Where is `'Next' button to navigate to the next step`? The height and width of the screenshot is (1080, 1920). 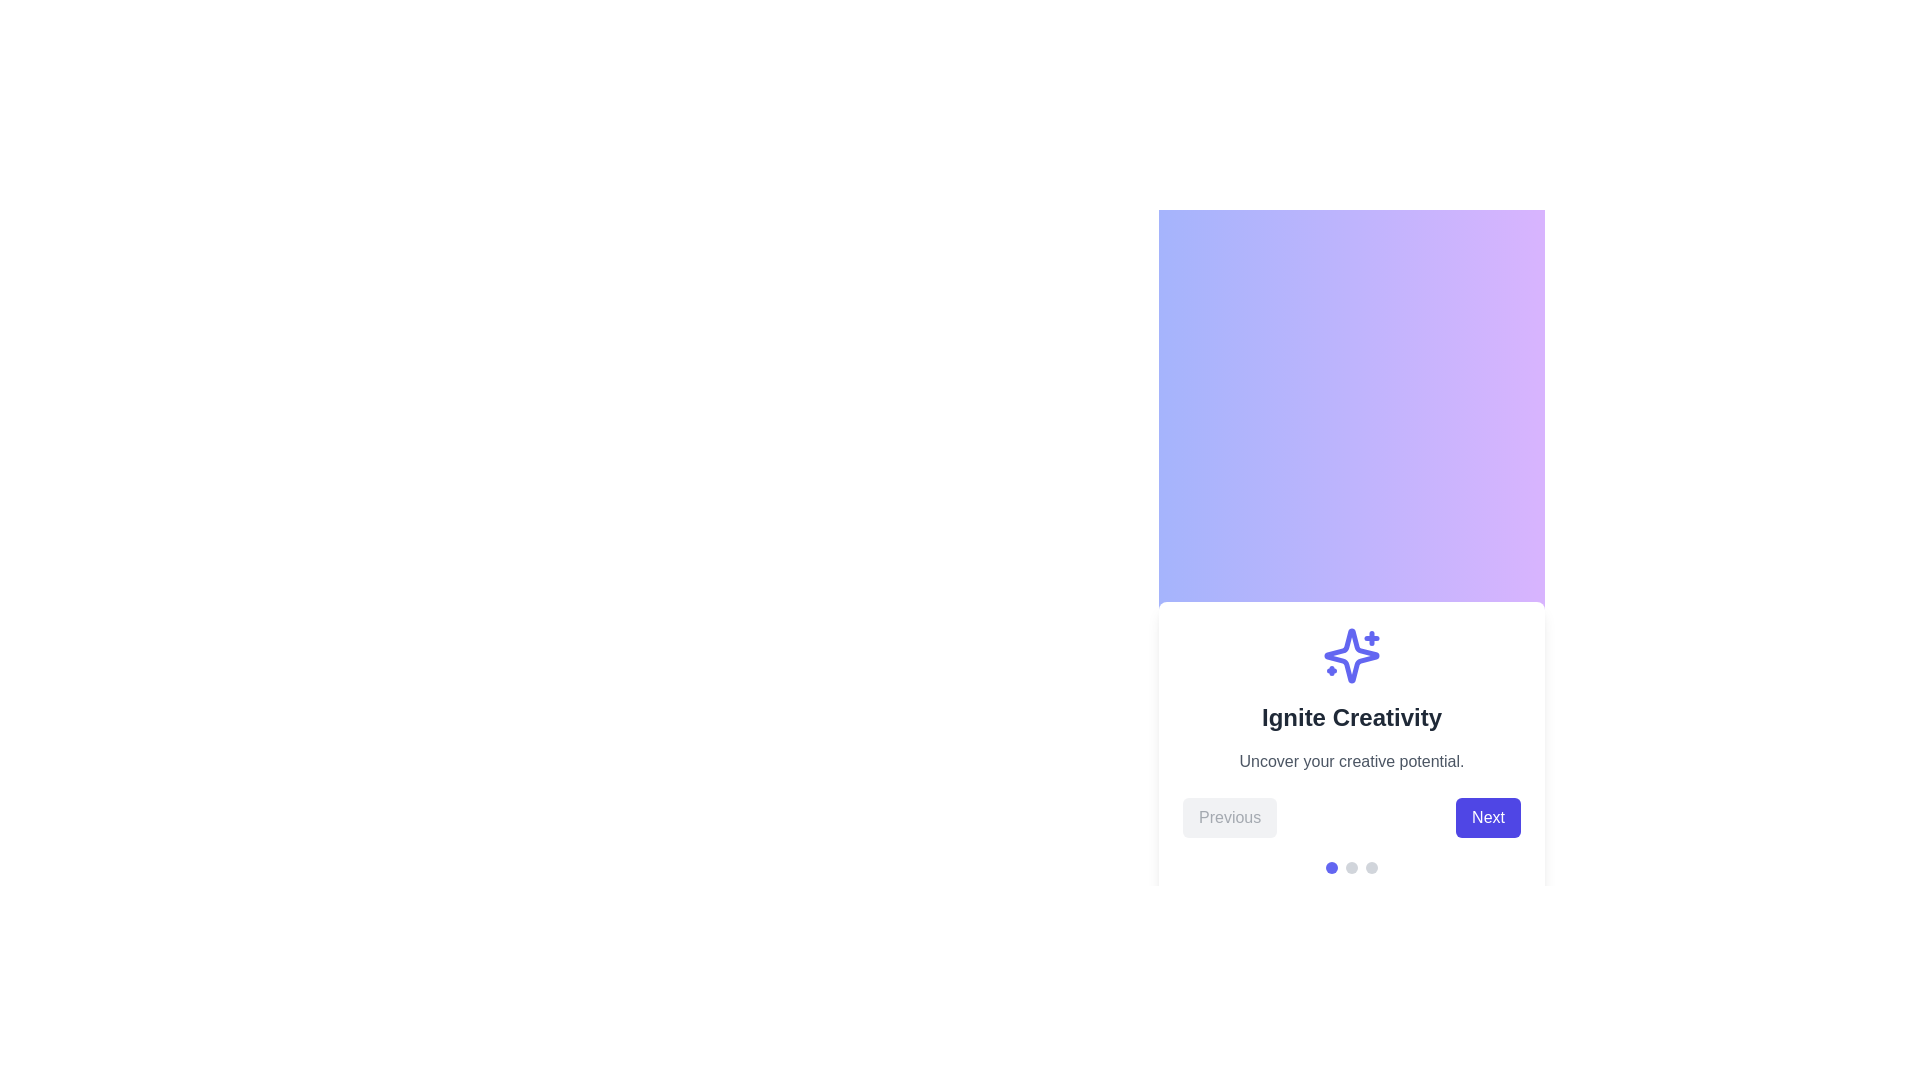
'Next' button to navigate to the next step is located at coordinates (1488, 817).